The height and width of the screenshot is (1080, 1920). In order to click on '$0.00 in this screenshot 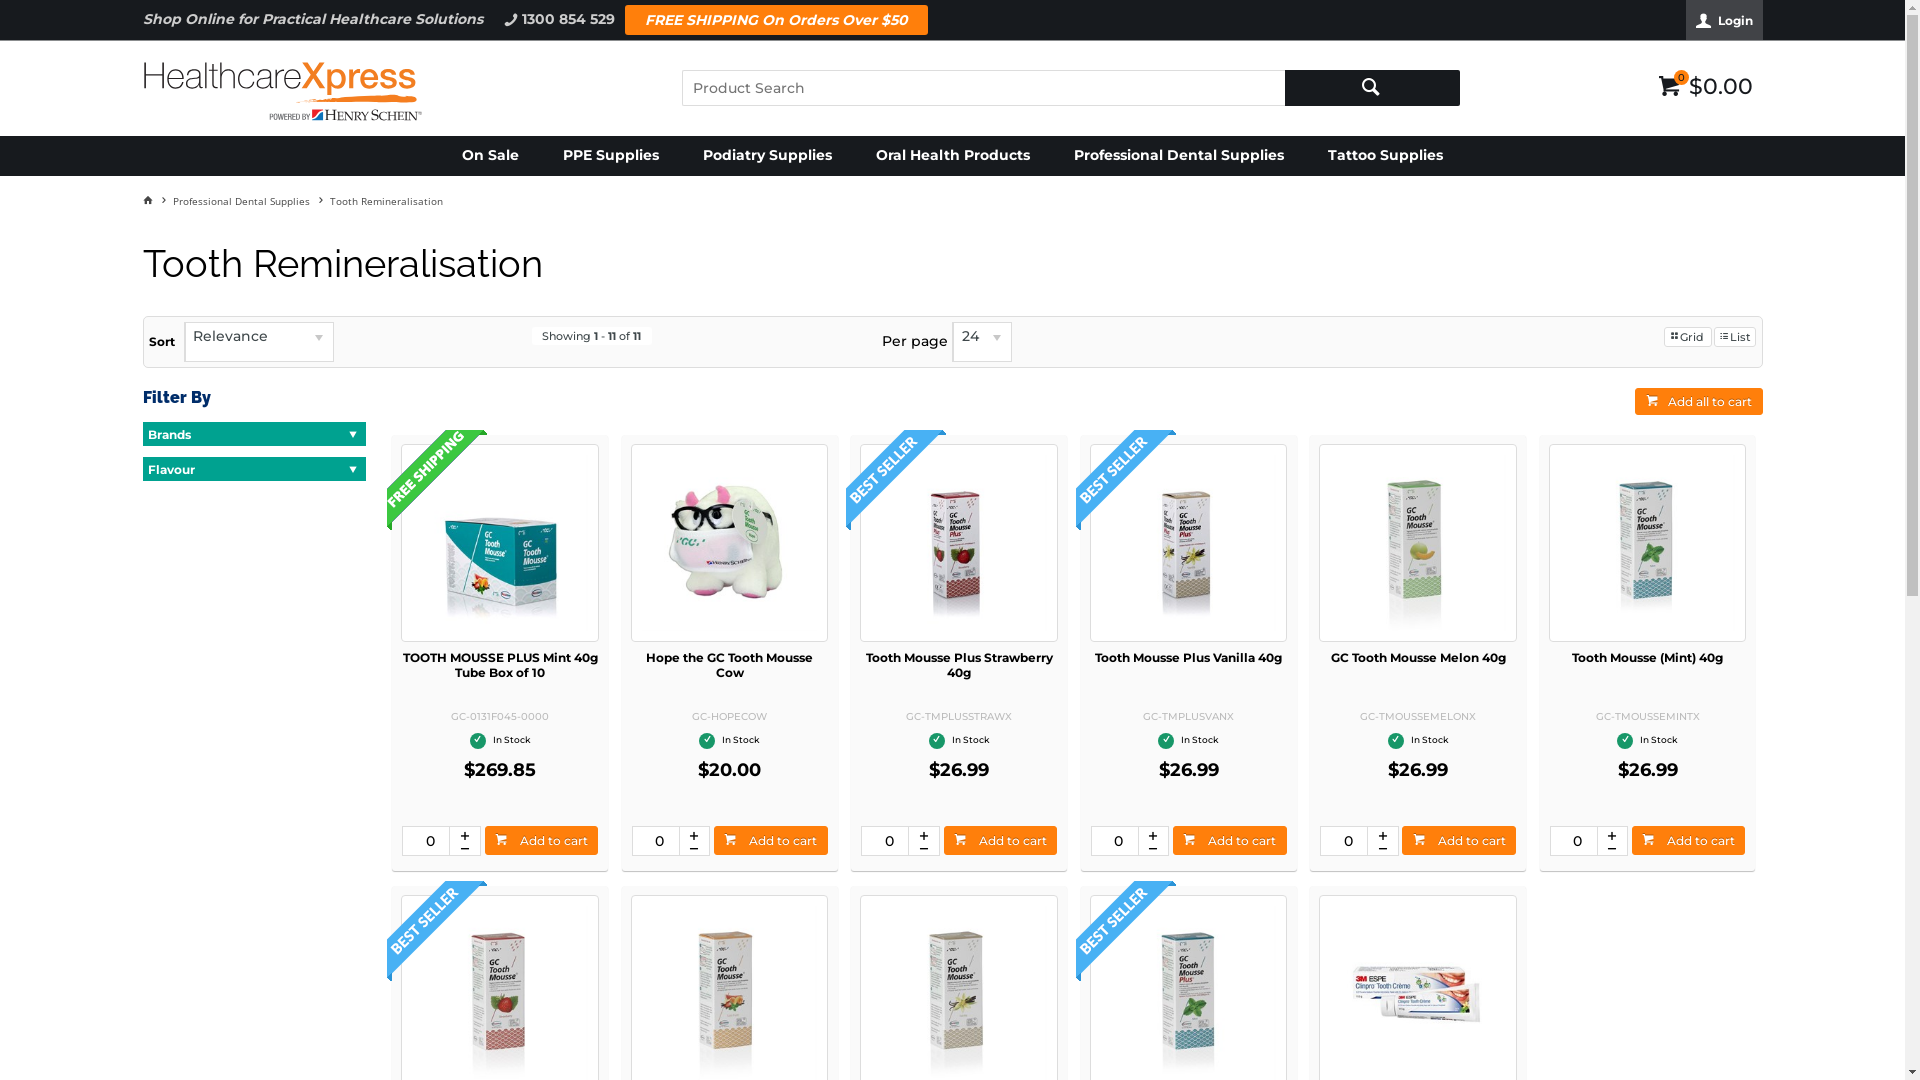, I will do `click(1704, 82)`.